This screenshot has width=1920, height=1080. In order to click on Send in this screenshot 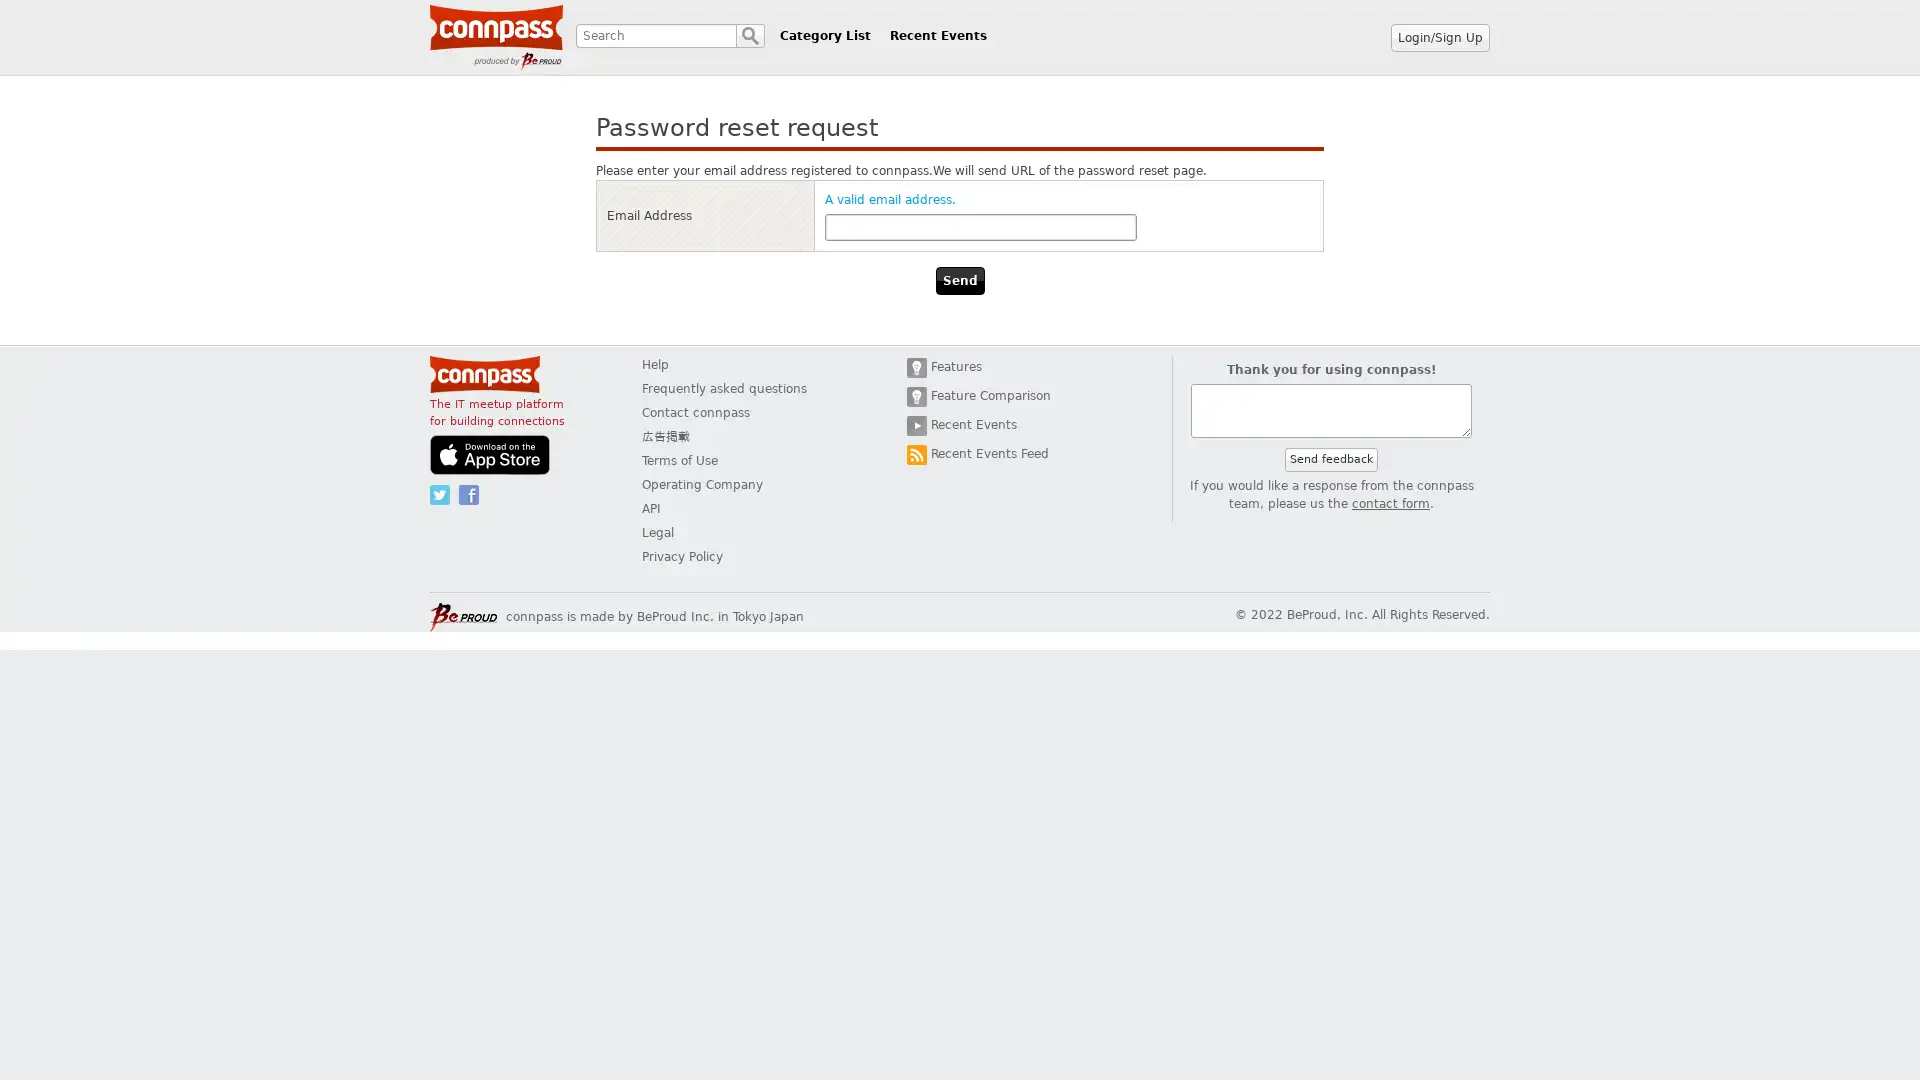, I will do `click(958, 281)`.